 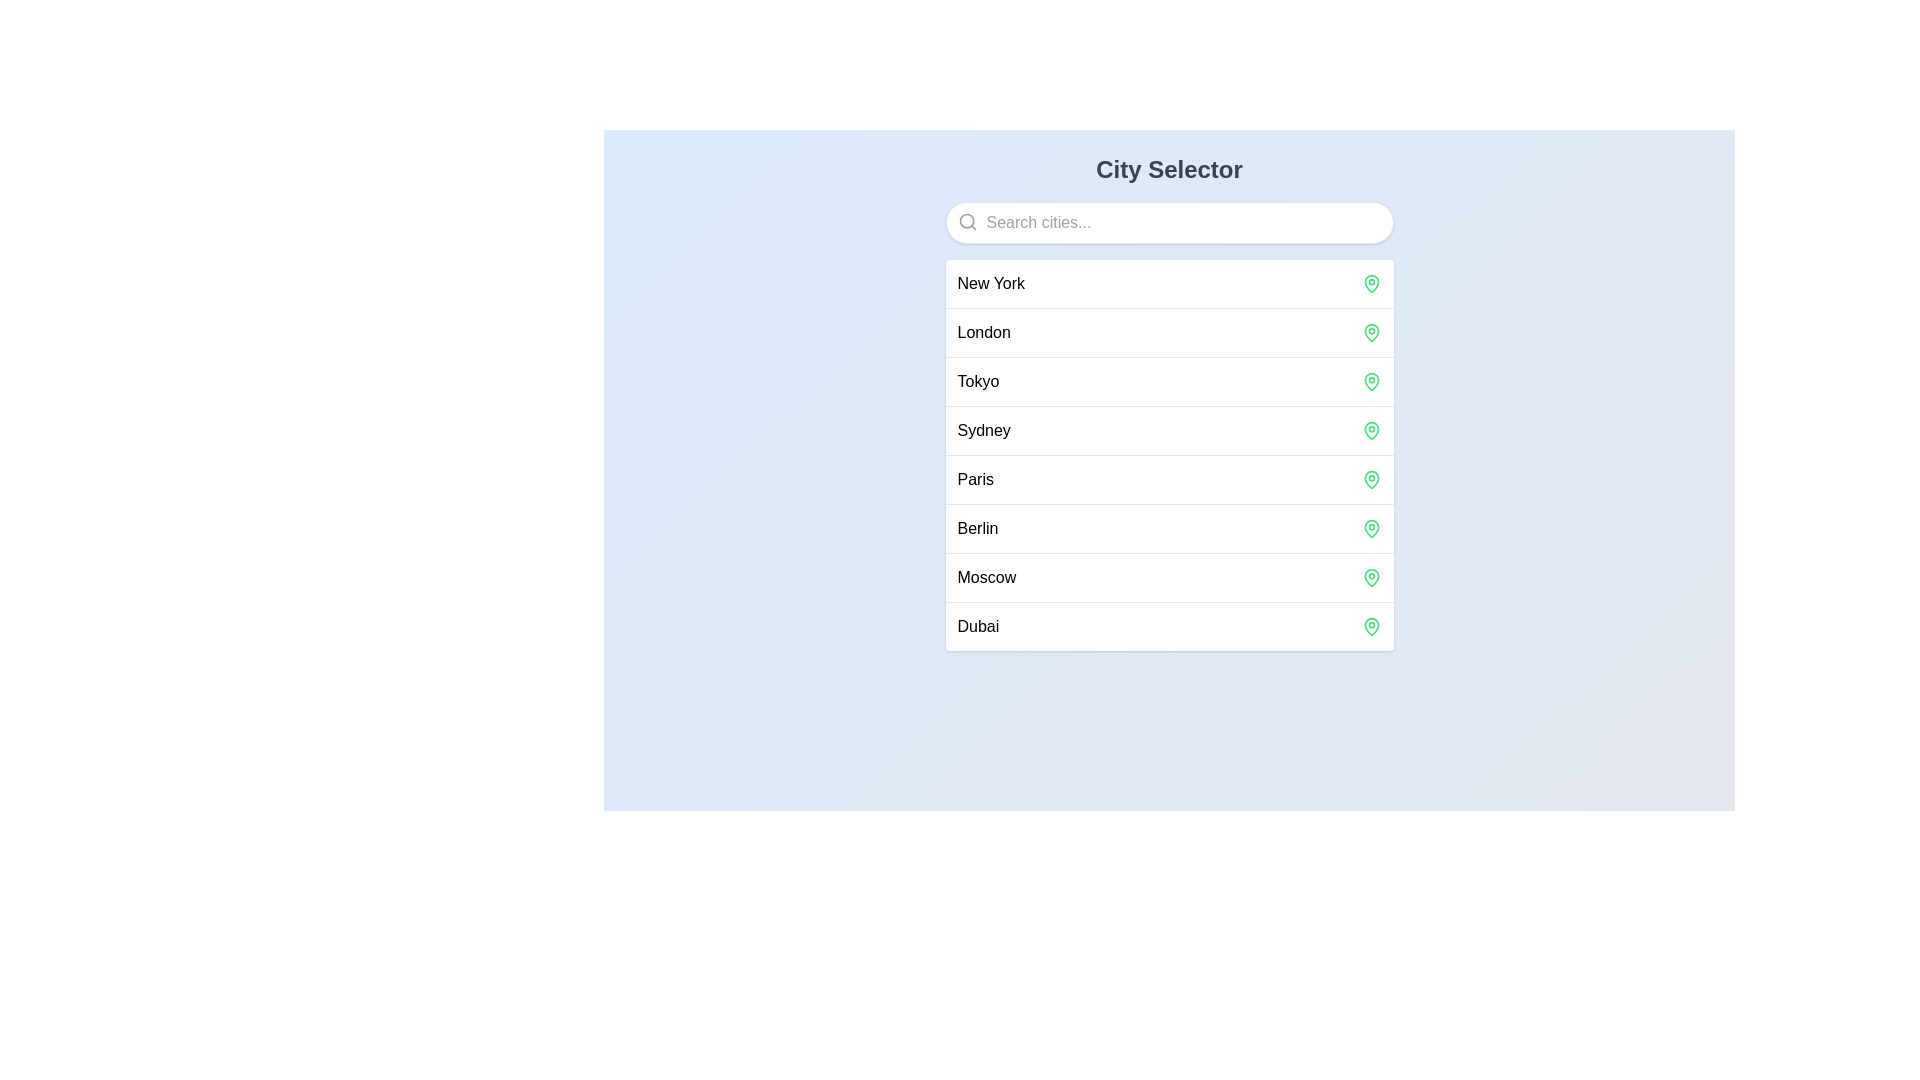 I want to click on the map pin icon with a green hue located next to the text label 'Moscow' in the list entry, so click(x=1370, y=578).